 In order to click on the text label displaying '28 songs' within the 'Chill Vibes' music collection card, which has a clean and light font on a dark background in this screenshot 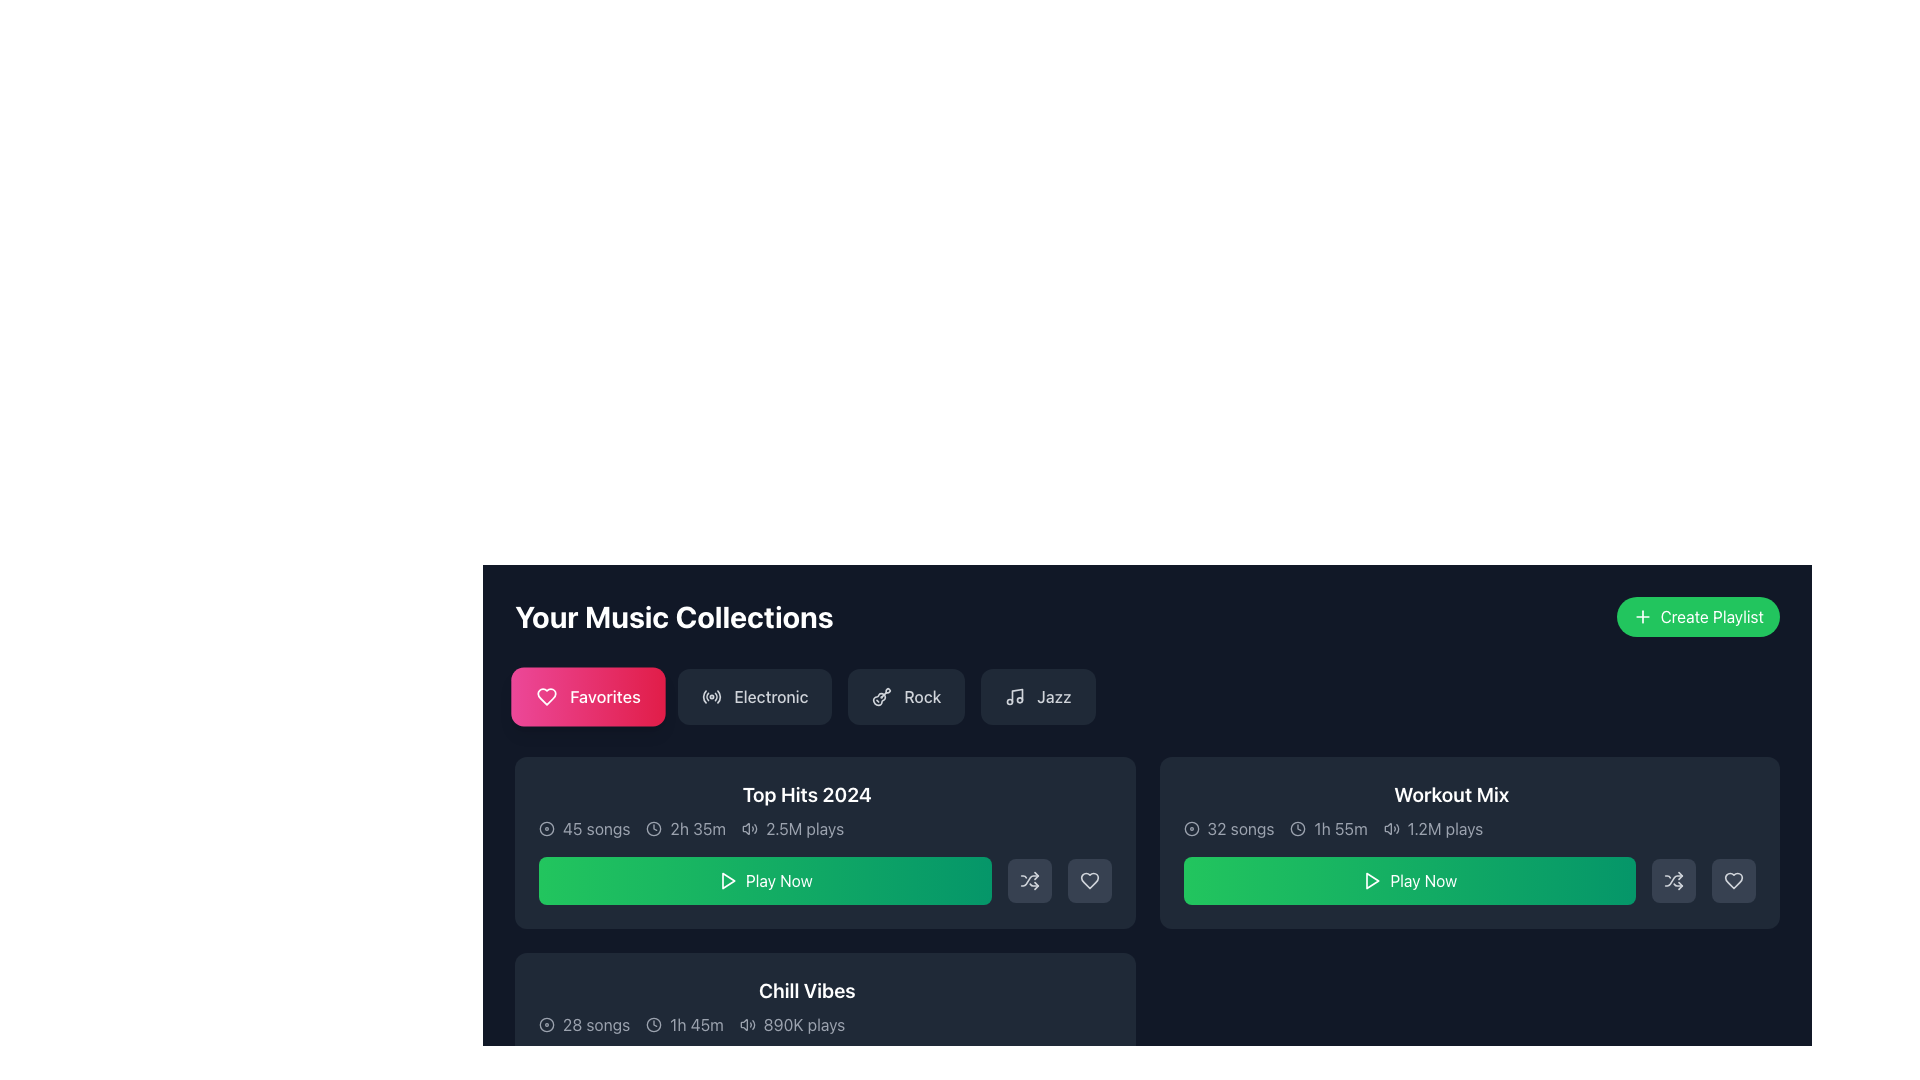, I will do `click(595, 1025)`.